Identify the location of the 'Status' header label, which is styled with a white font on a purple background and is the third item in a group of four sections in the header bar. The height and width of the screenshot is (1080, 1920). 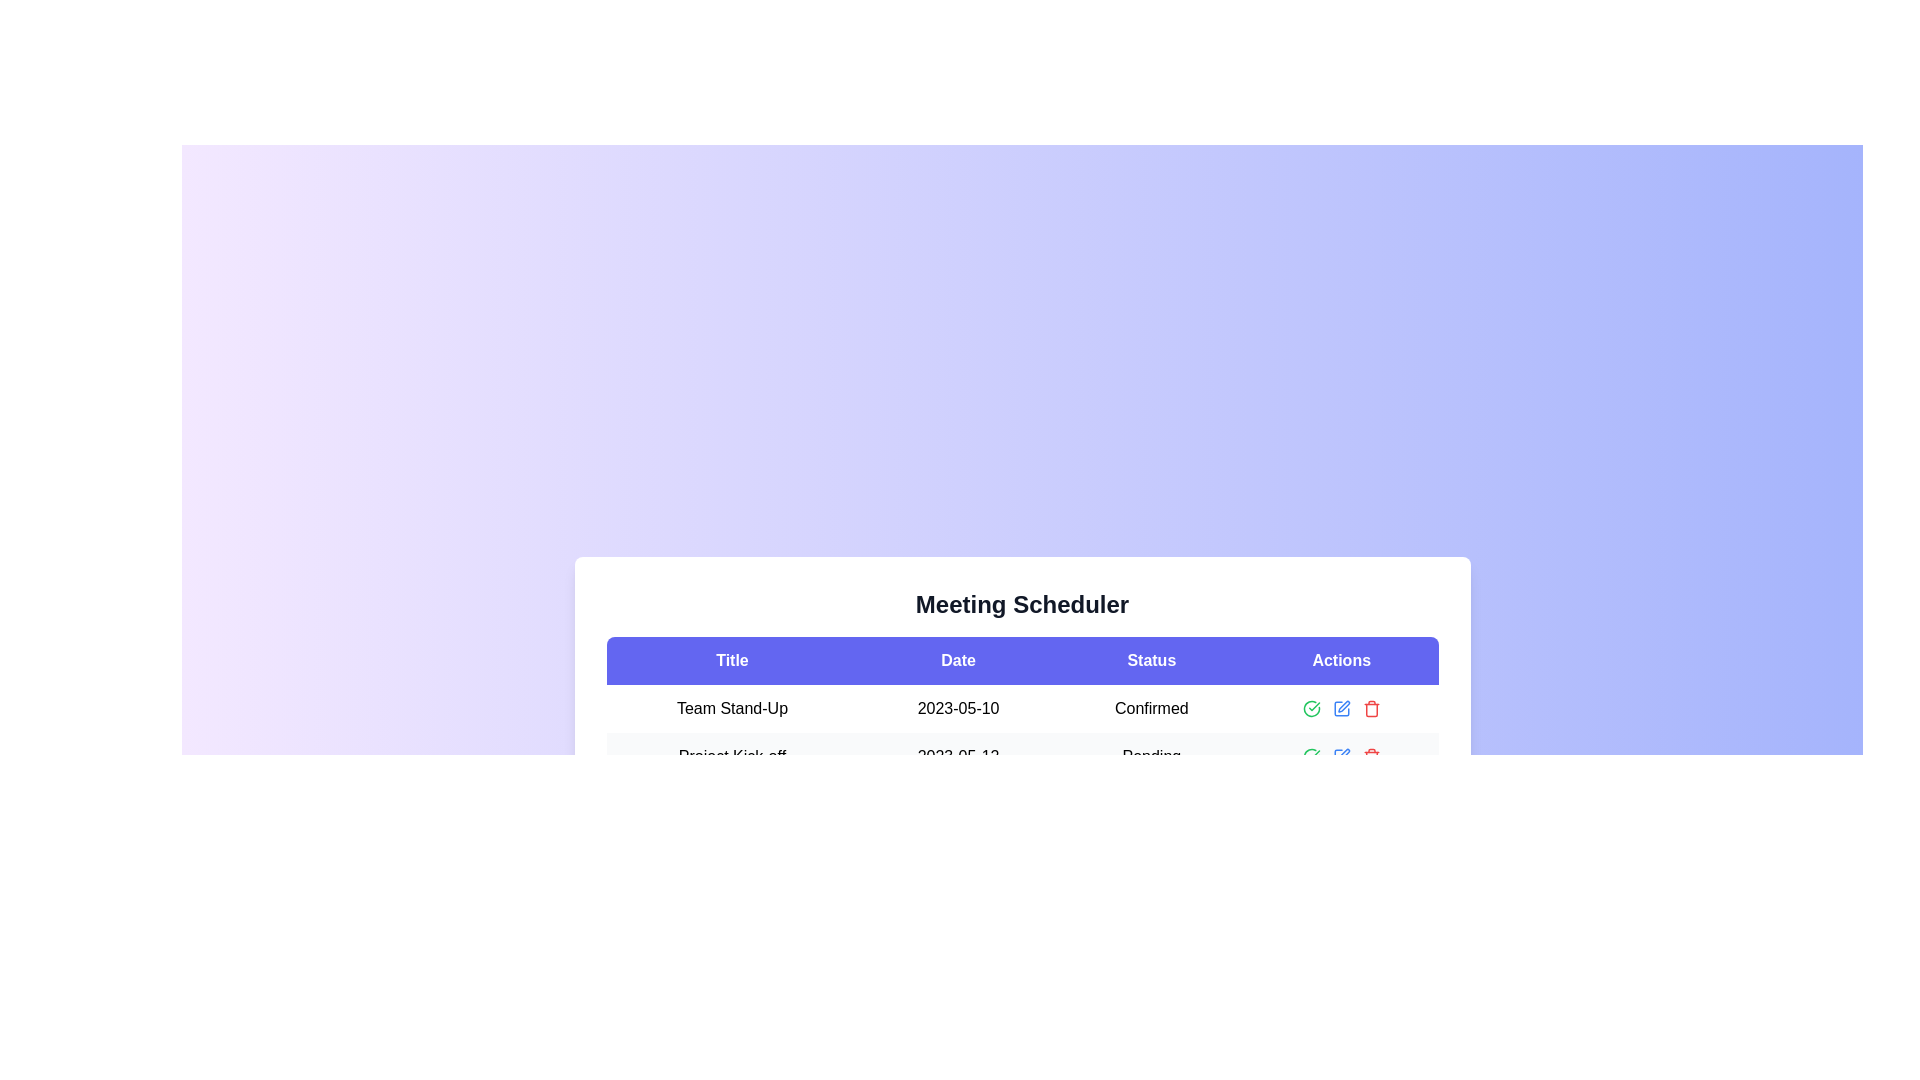
(1151, 660).